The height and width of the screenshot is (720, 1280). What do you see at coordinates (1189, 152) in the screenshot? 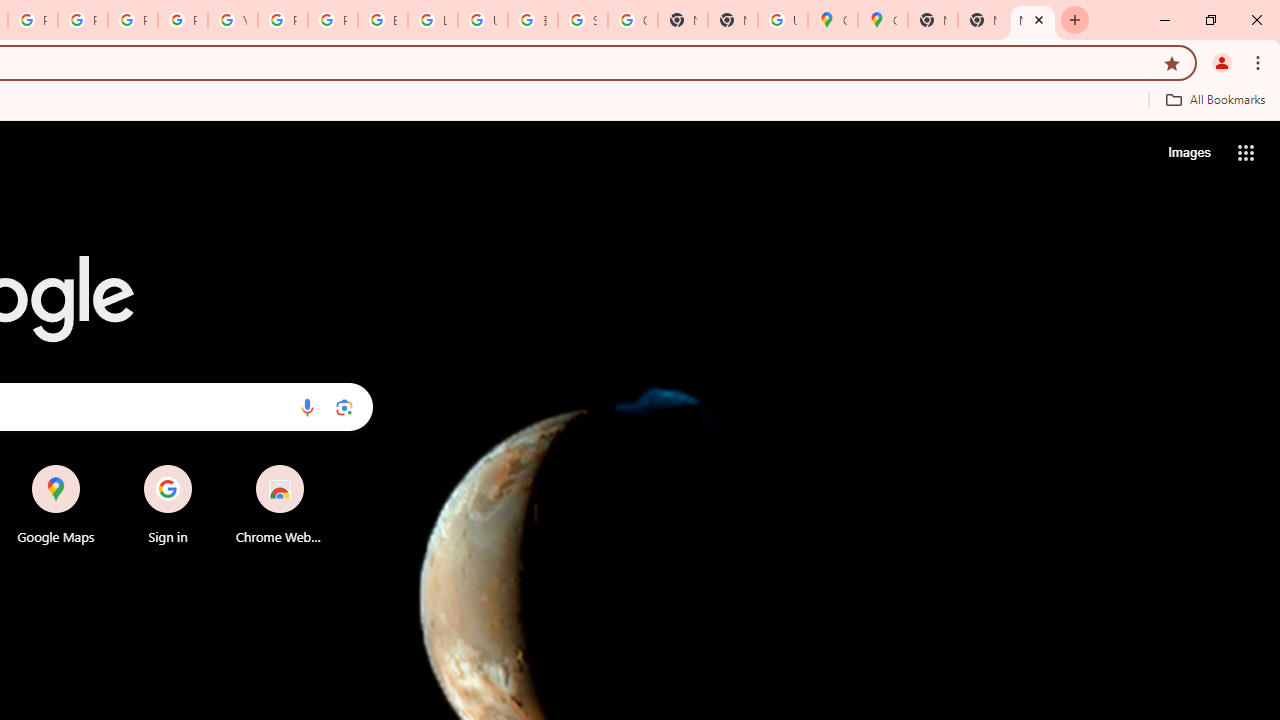
I see `'Search for Images '` at bounding box center [1189, 152].